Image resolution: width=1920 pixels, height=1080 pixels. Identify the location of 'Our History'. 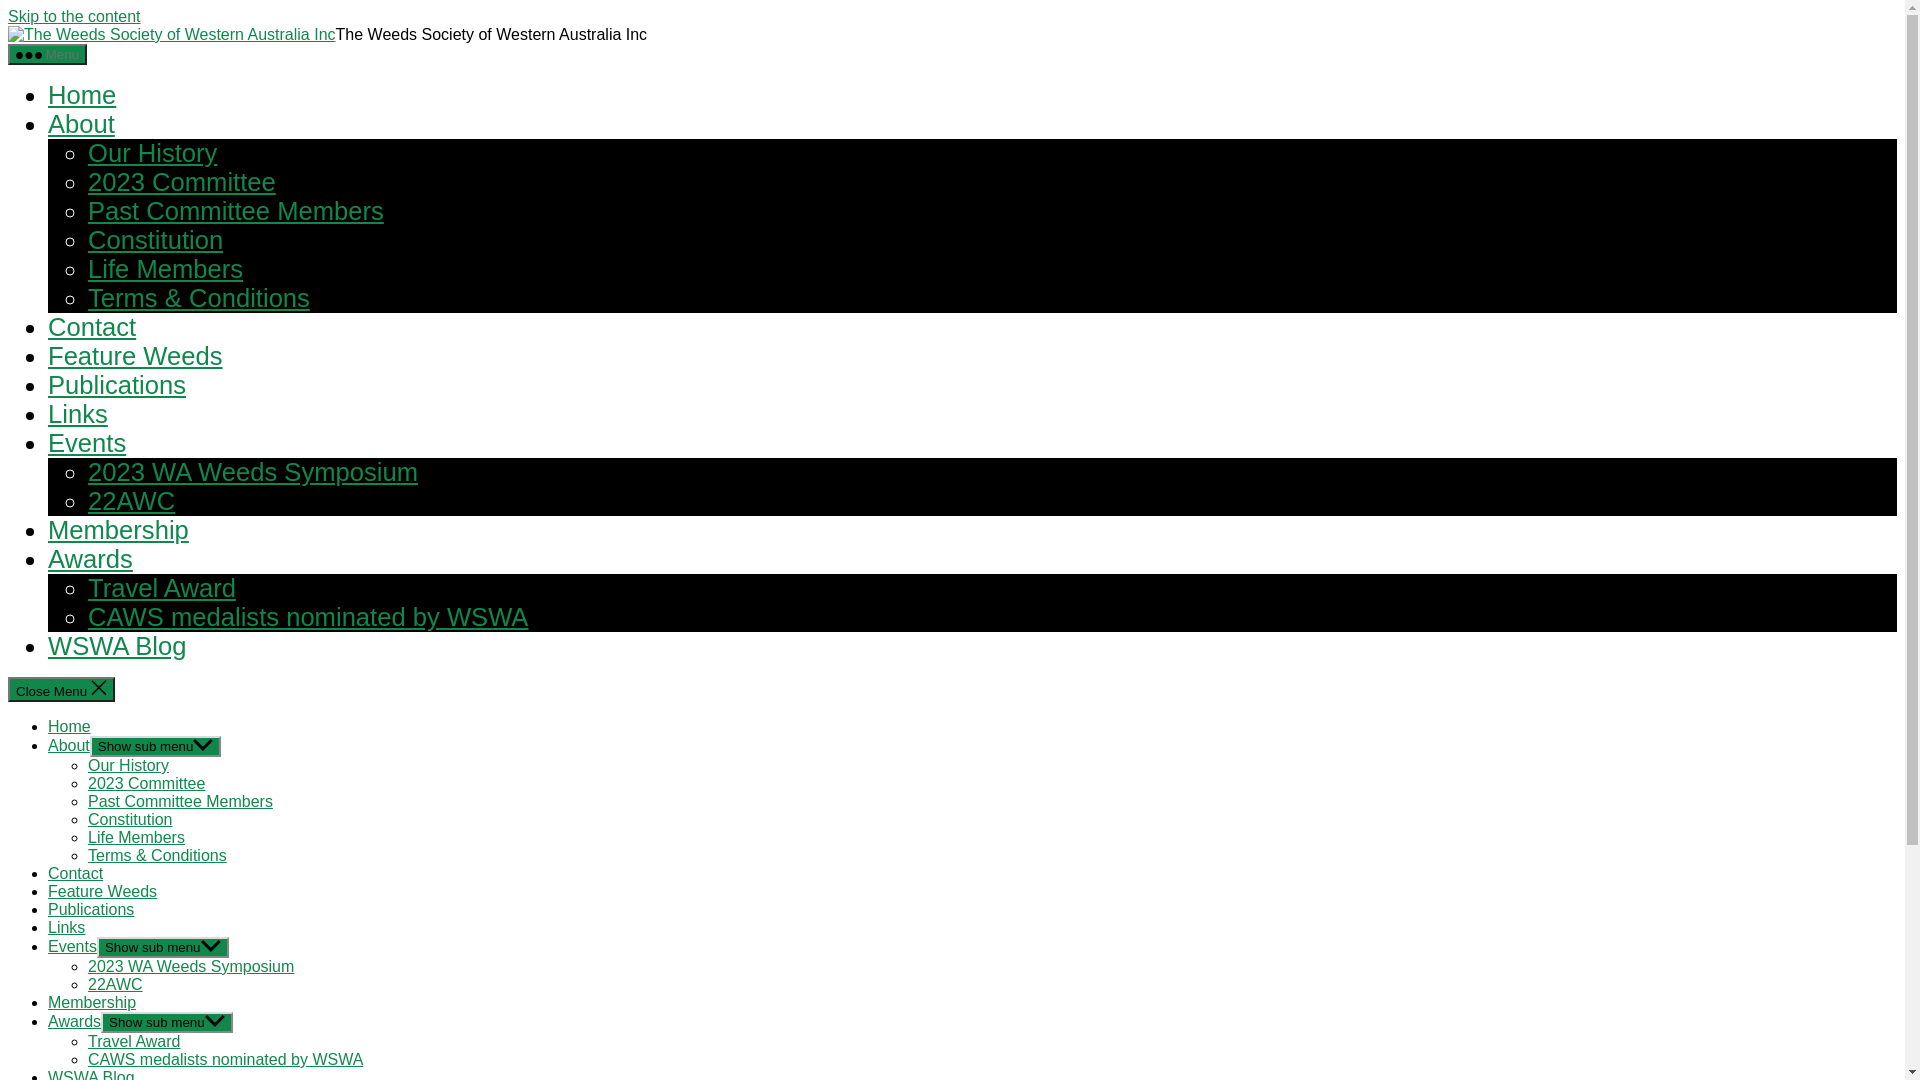
(127, 765).